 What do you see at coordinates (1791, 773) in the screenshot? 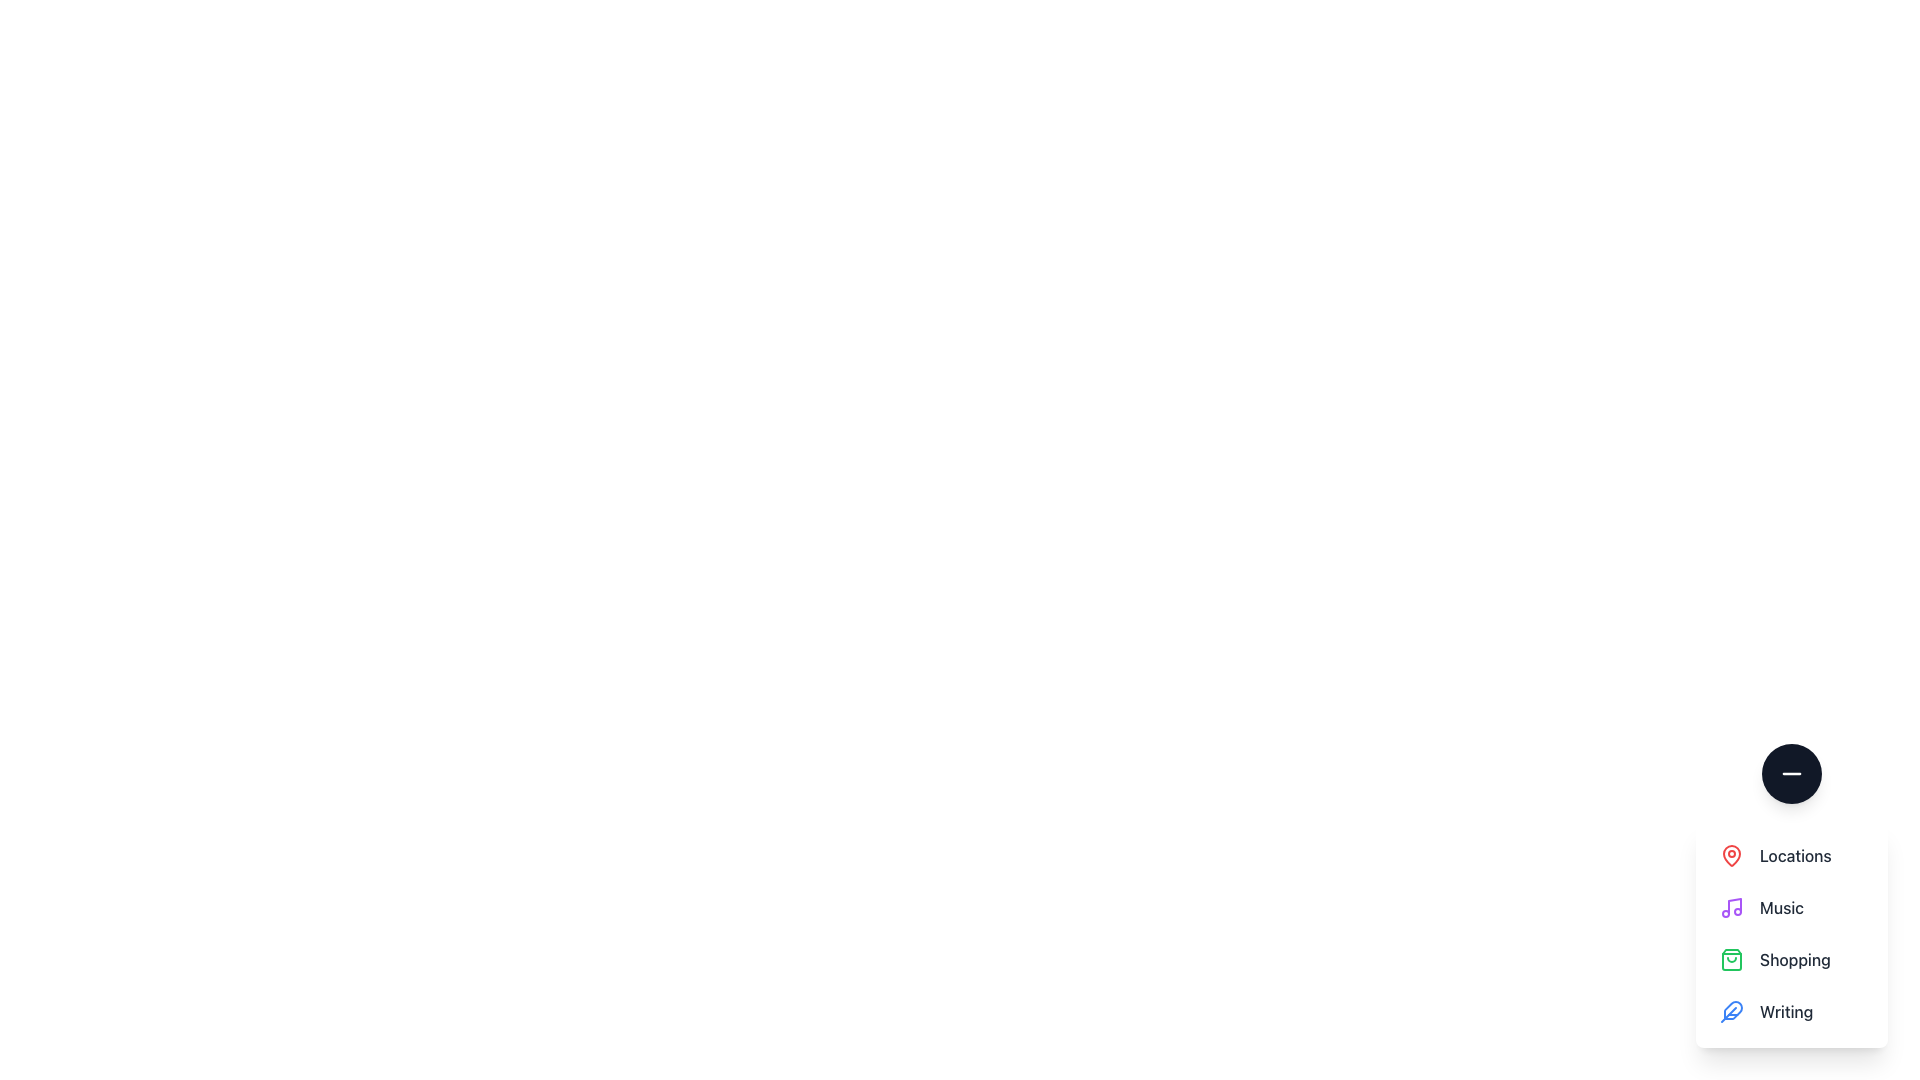
I see `the minus icon within the circular button located at the top of the vertical menu for toggling features` at bounding box center [1791, 773].